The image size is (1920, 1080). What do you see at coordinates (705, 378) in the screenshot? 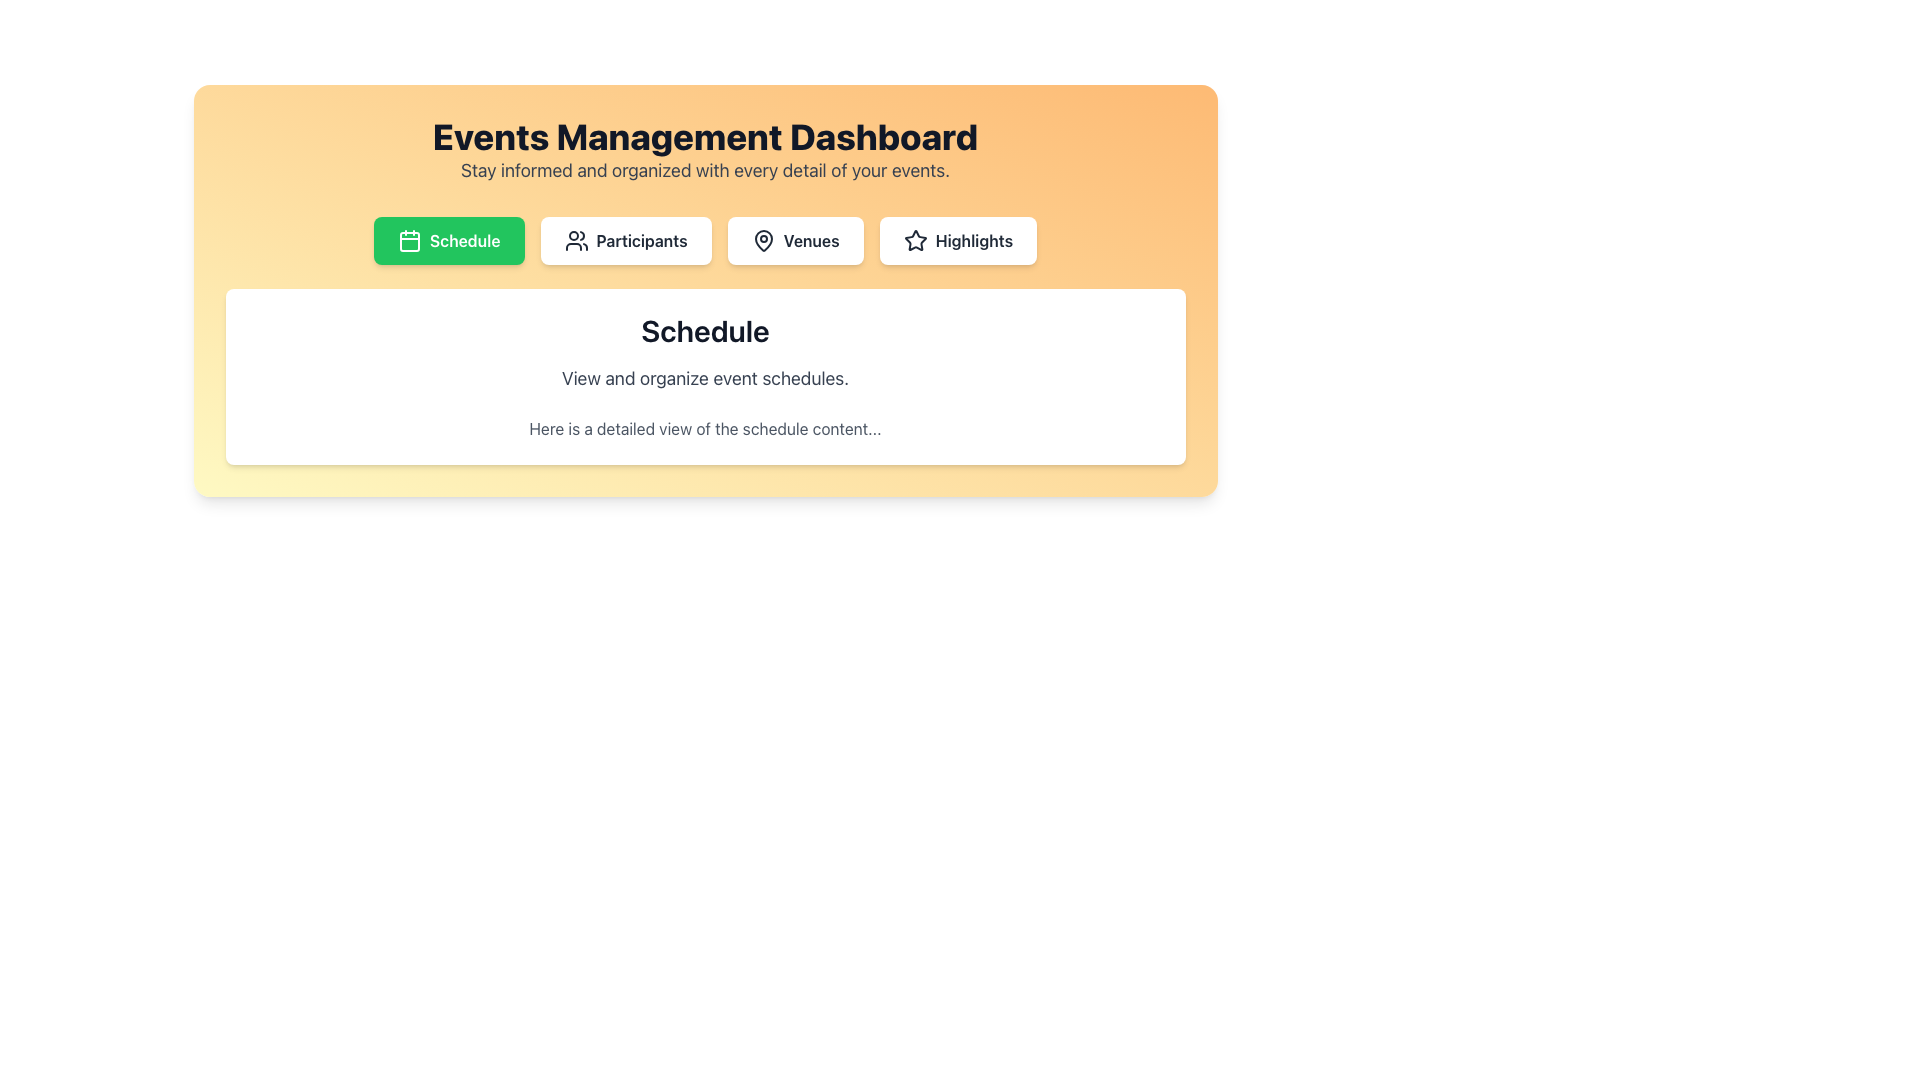
I see `the text label that provides additional context about the 'Schedule' section, which is situated within a rectangle with a white background, rounded corners, and a shadow effect, located between the larger text 'Schedule' and the smaller text below` at bounding box center [705, 378].